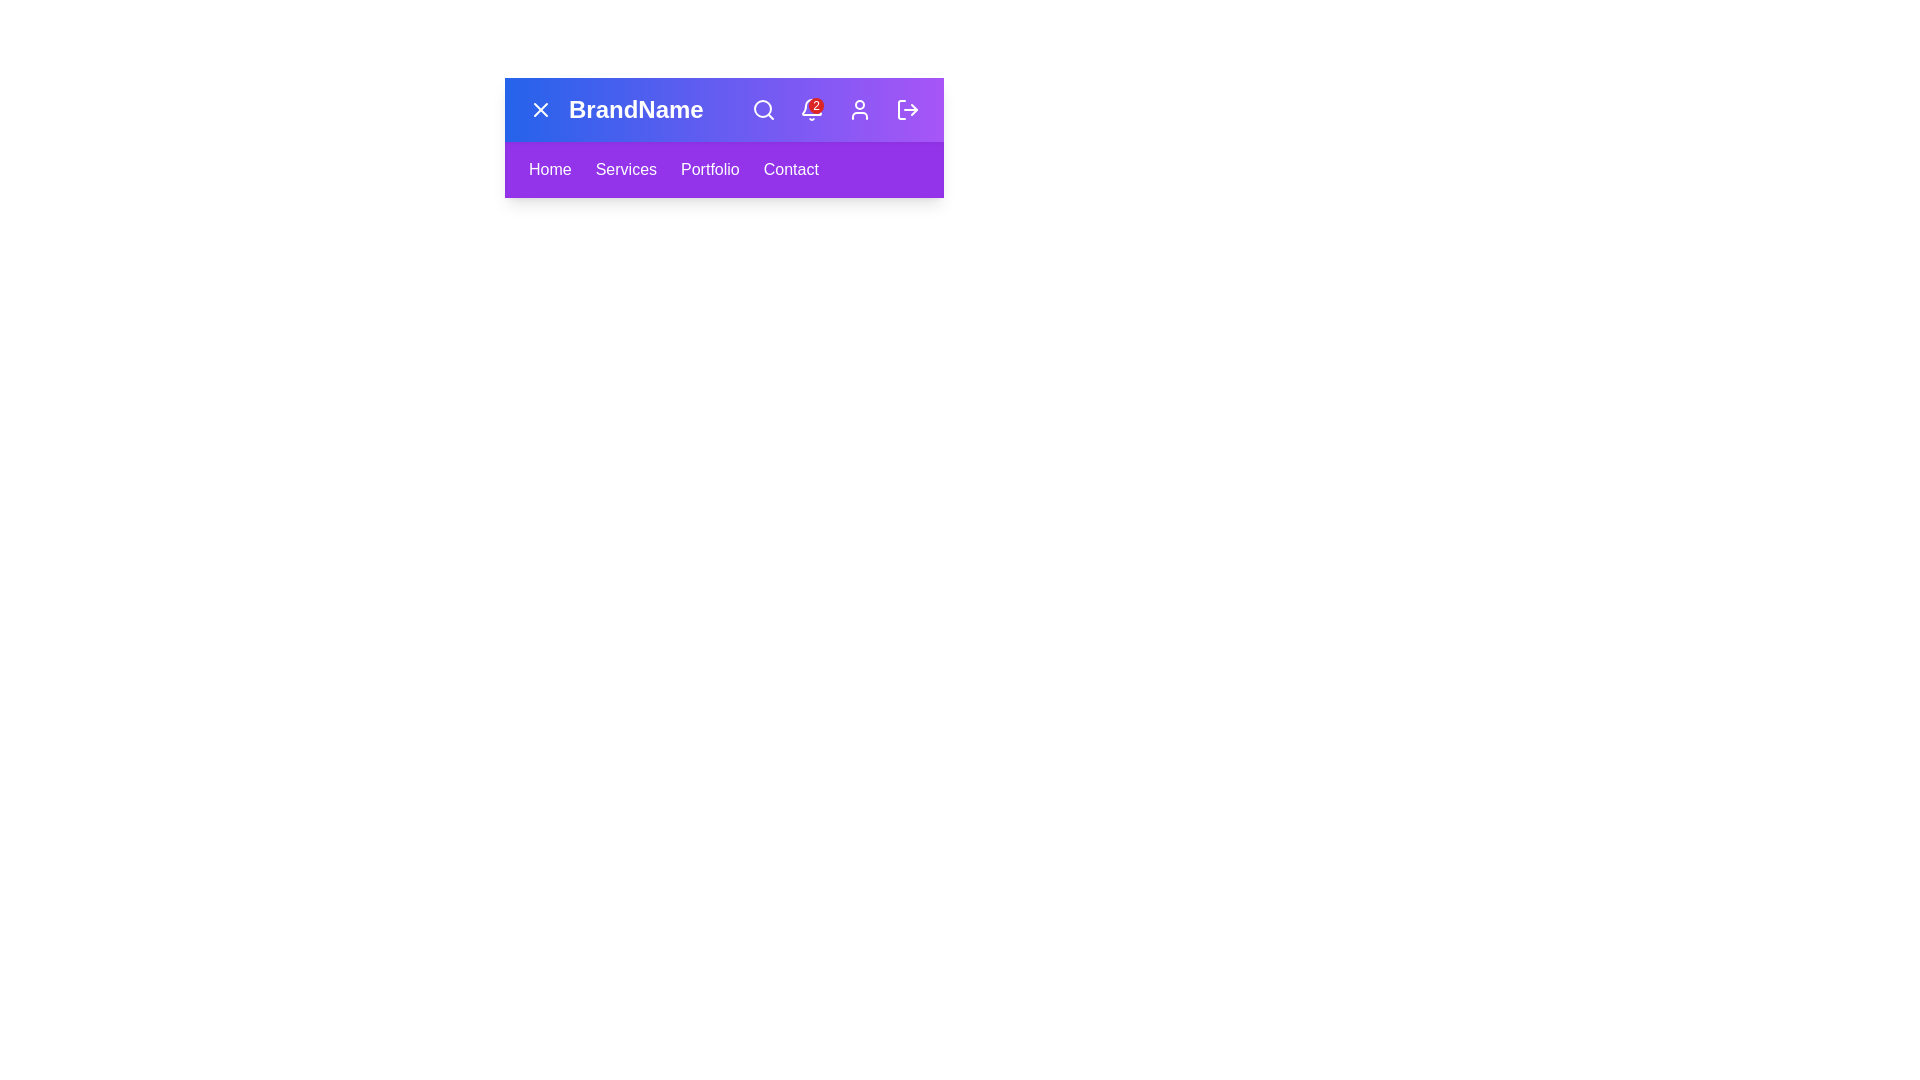 This screenshot has height=1080, width=1920. What do you see at coordinates (811, 110) in the screenshot?
I see `the interactive notification icon with a badge, which indicates 2 pending notifications` at bounding box center [811, 110].